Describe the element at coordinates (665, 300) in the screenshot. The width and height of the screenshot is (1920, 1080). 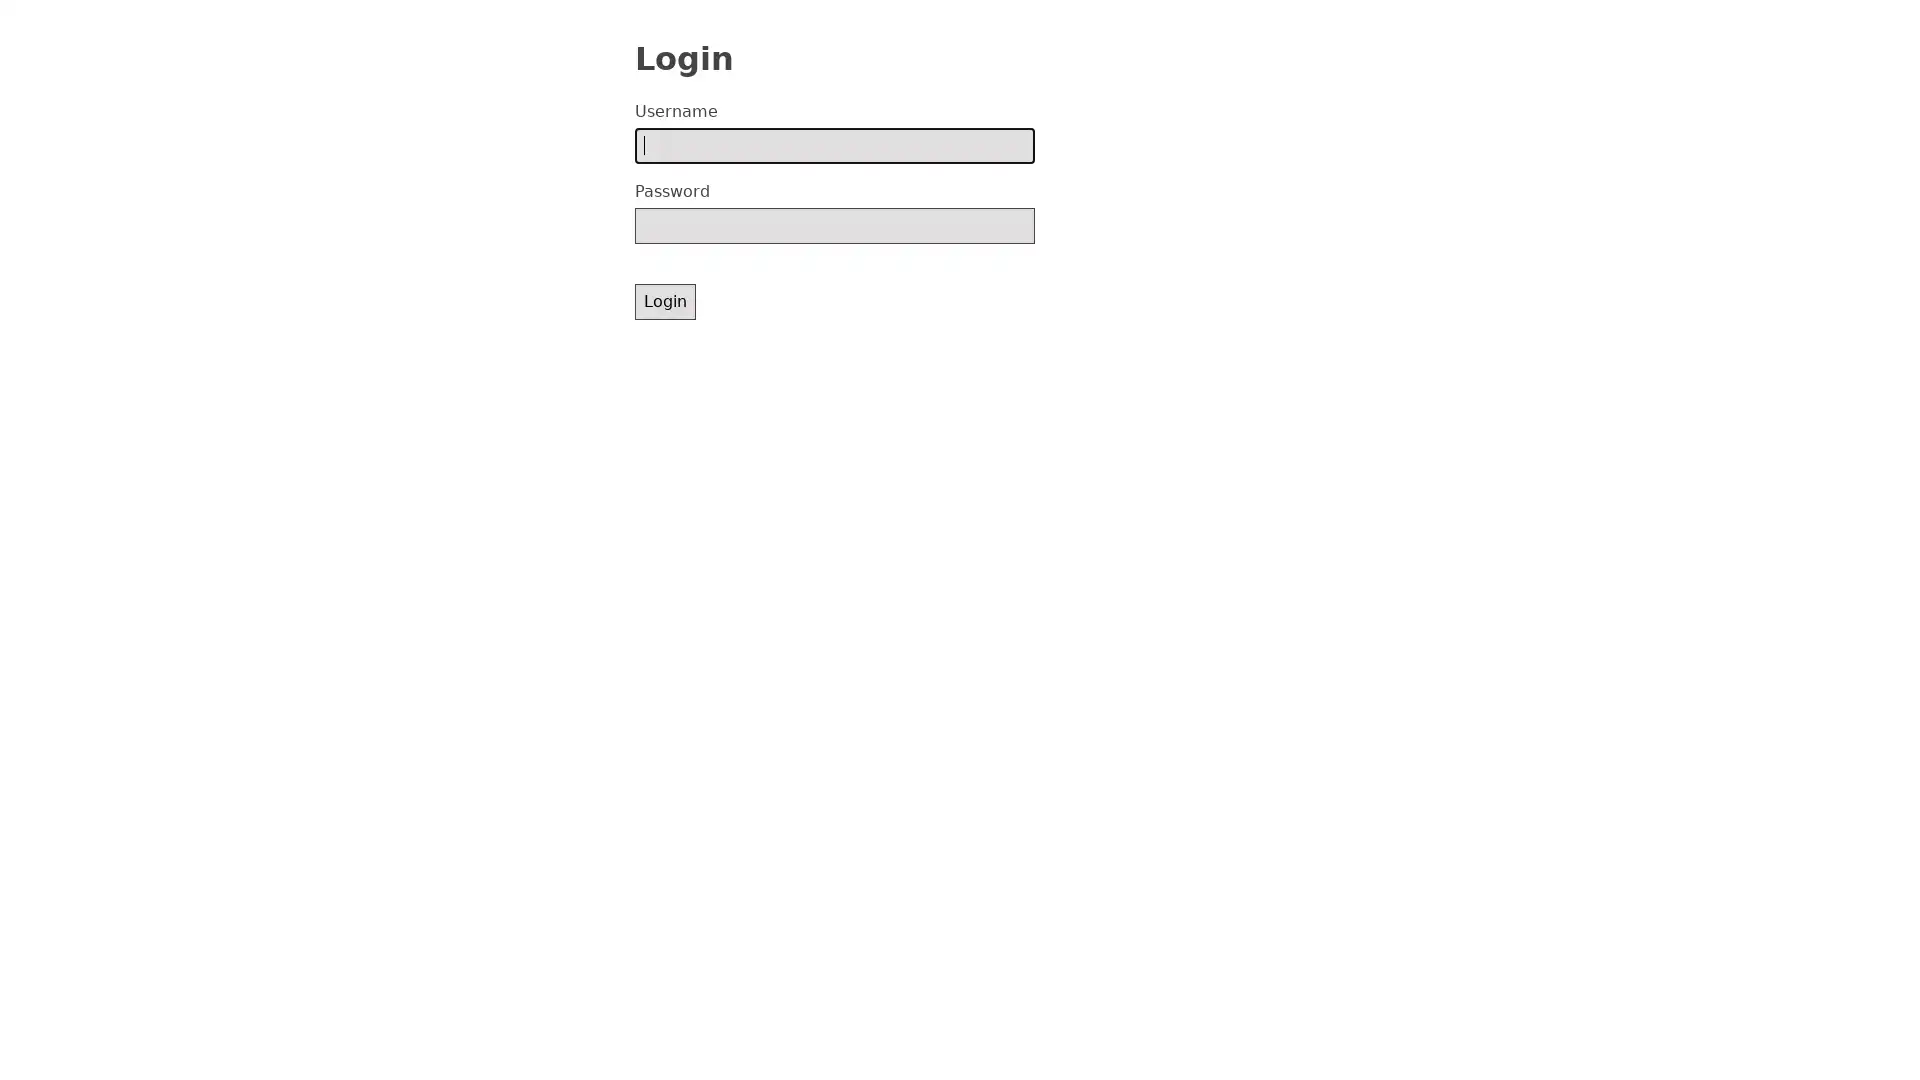
I see `Login` at that location.